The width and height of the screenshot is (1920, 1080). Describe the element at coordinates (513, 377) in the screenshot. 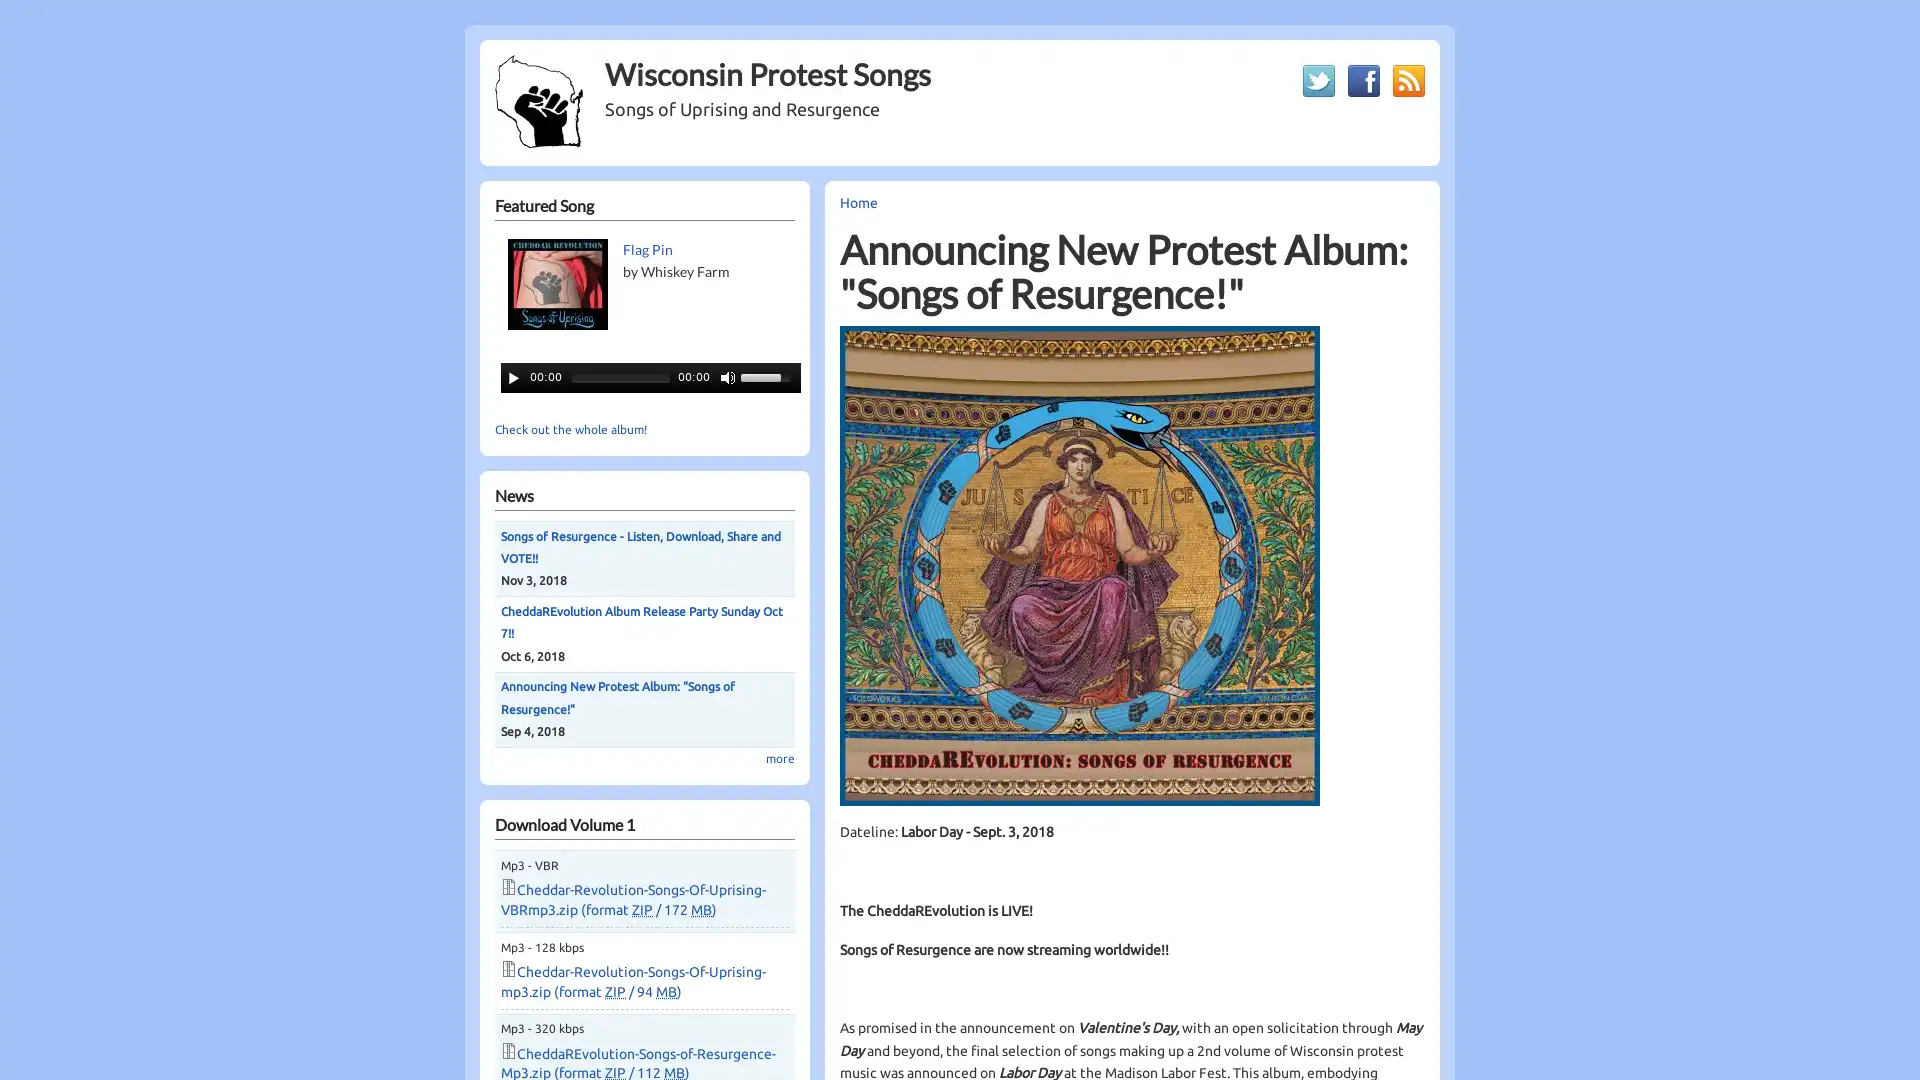

I see `Play/Pause` at that location.